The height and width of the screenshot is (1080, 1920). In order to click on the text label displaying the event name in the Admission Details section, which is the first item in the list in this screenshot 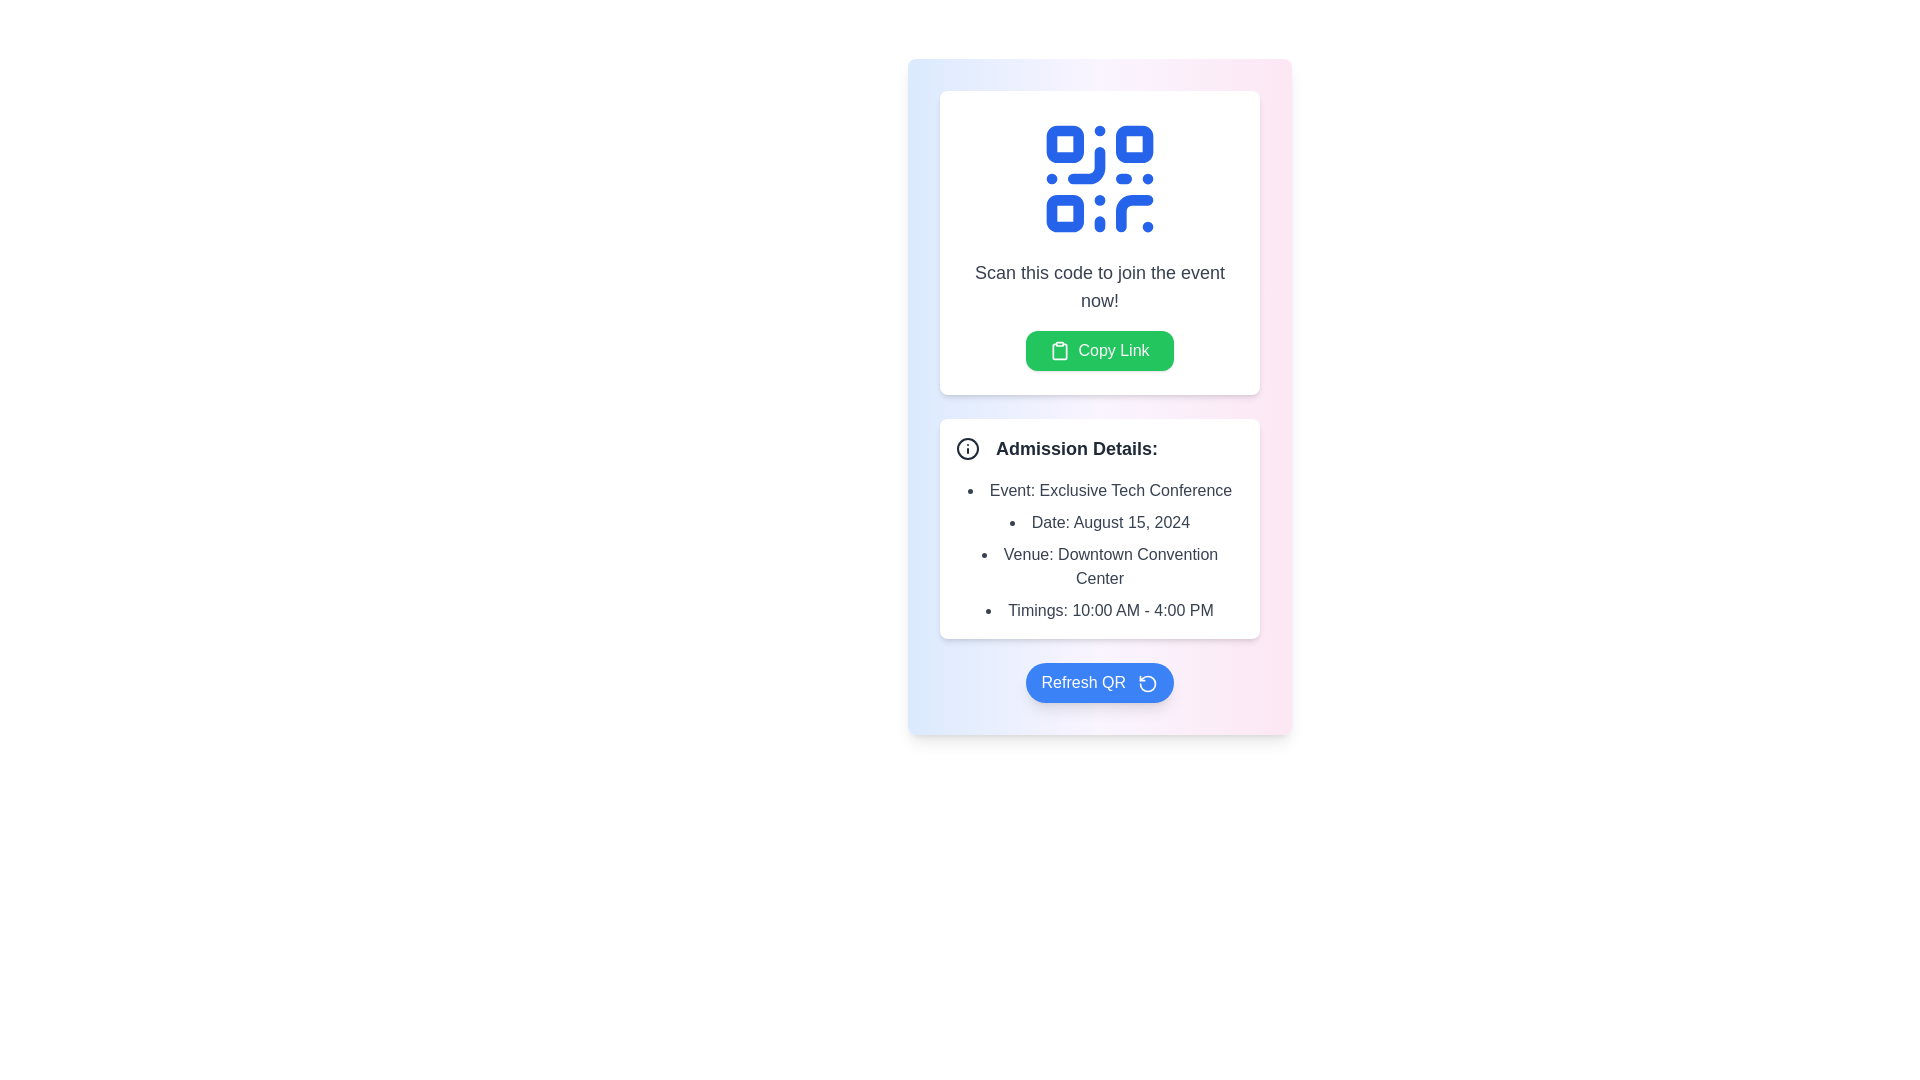, I will do `click(1098, 490)`.